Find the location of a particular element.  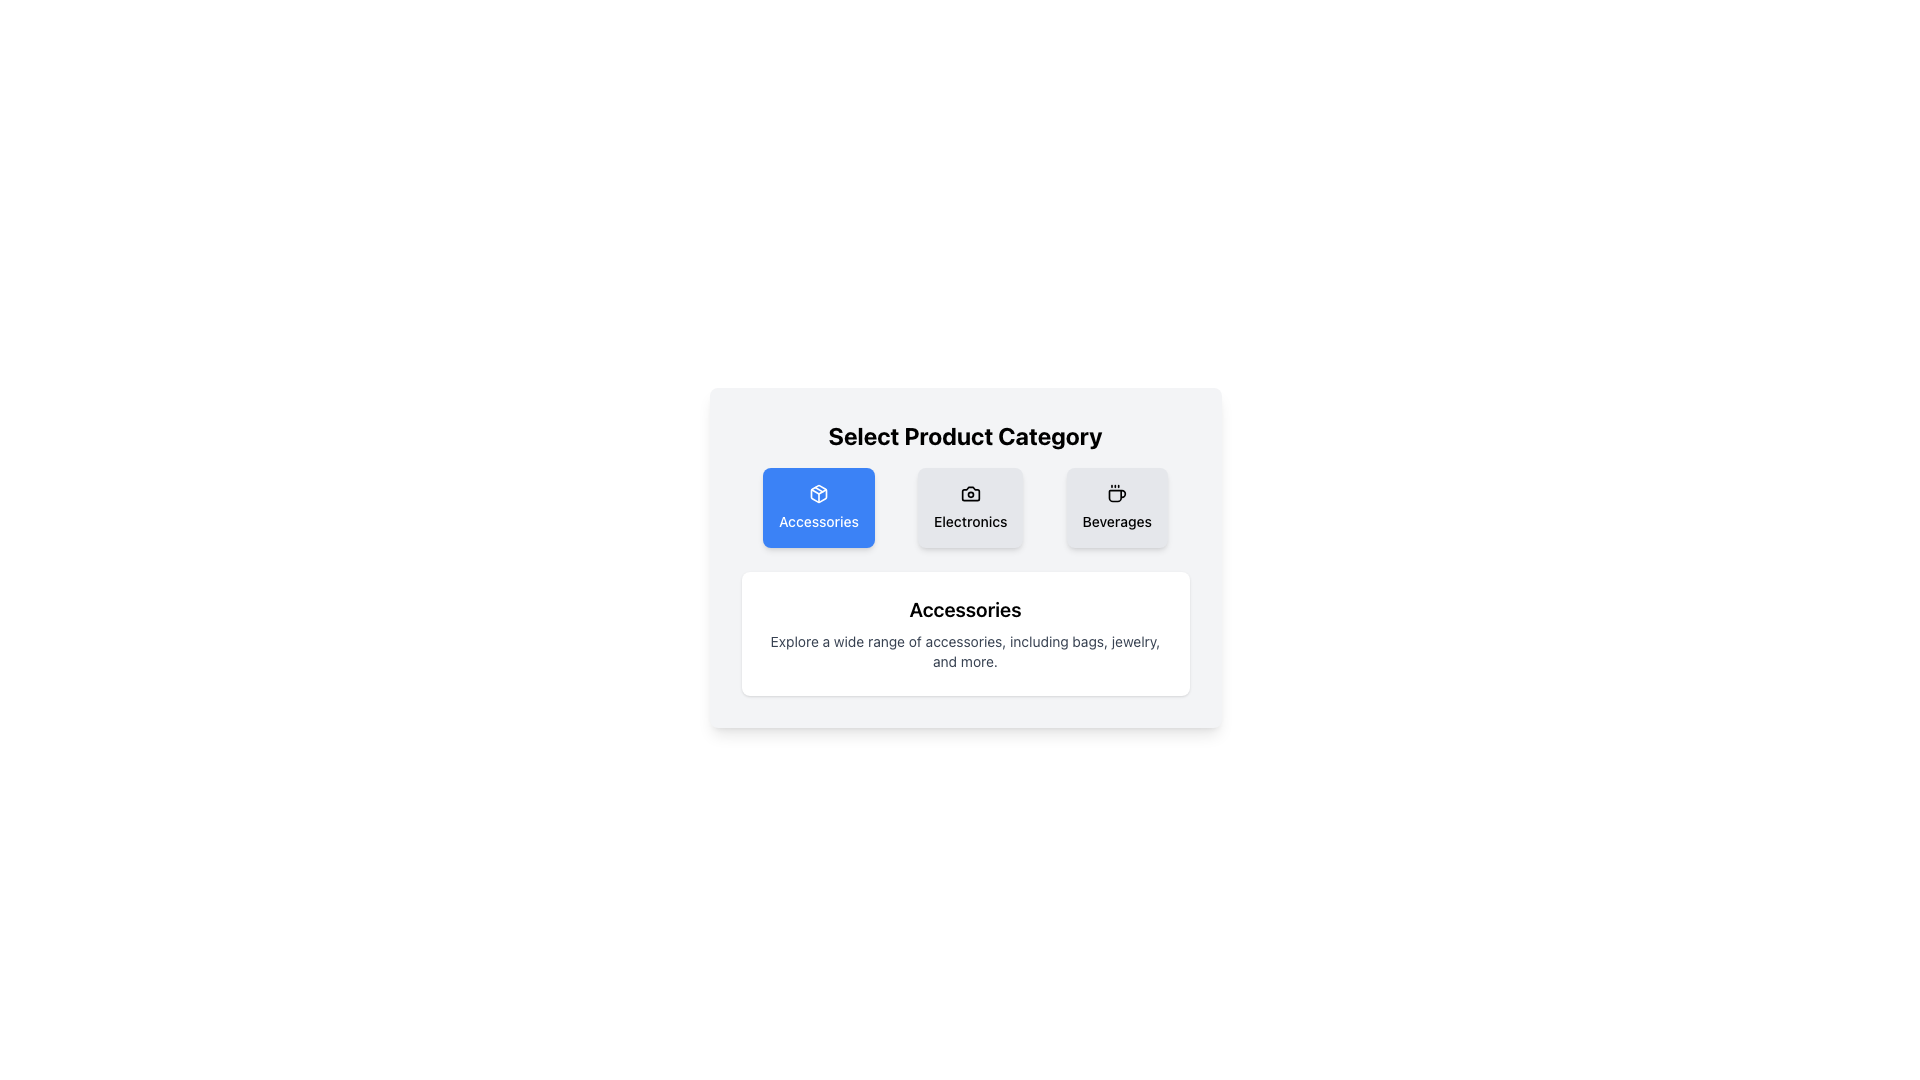

the 'Electronics' text label, which is centrally located beneath the camera icon in the category section is located at coordinates (970, 520).